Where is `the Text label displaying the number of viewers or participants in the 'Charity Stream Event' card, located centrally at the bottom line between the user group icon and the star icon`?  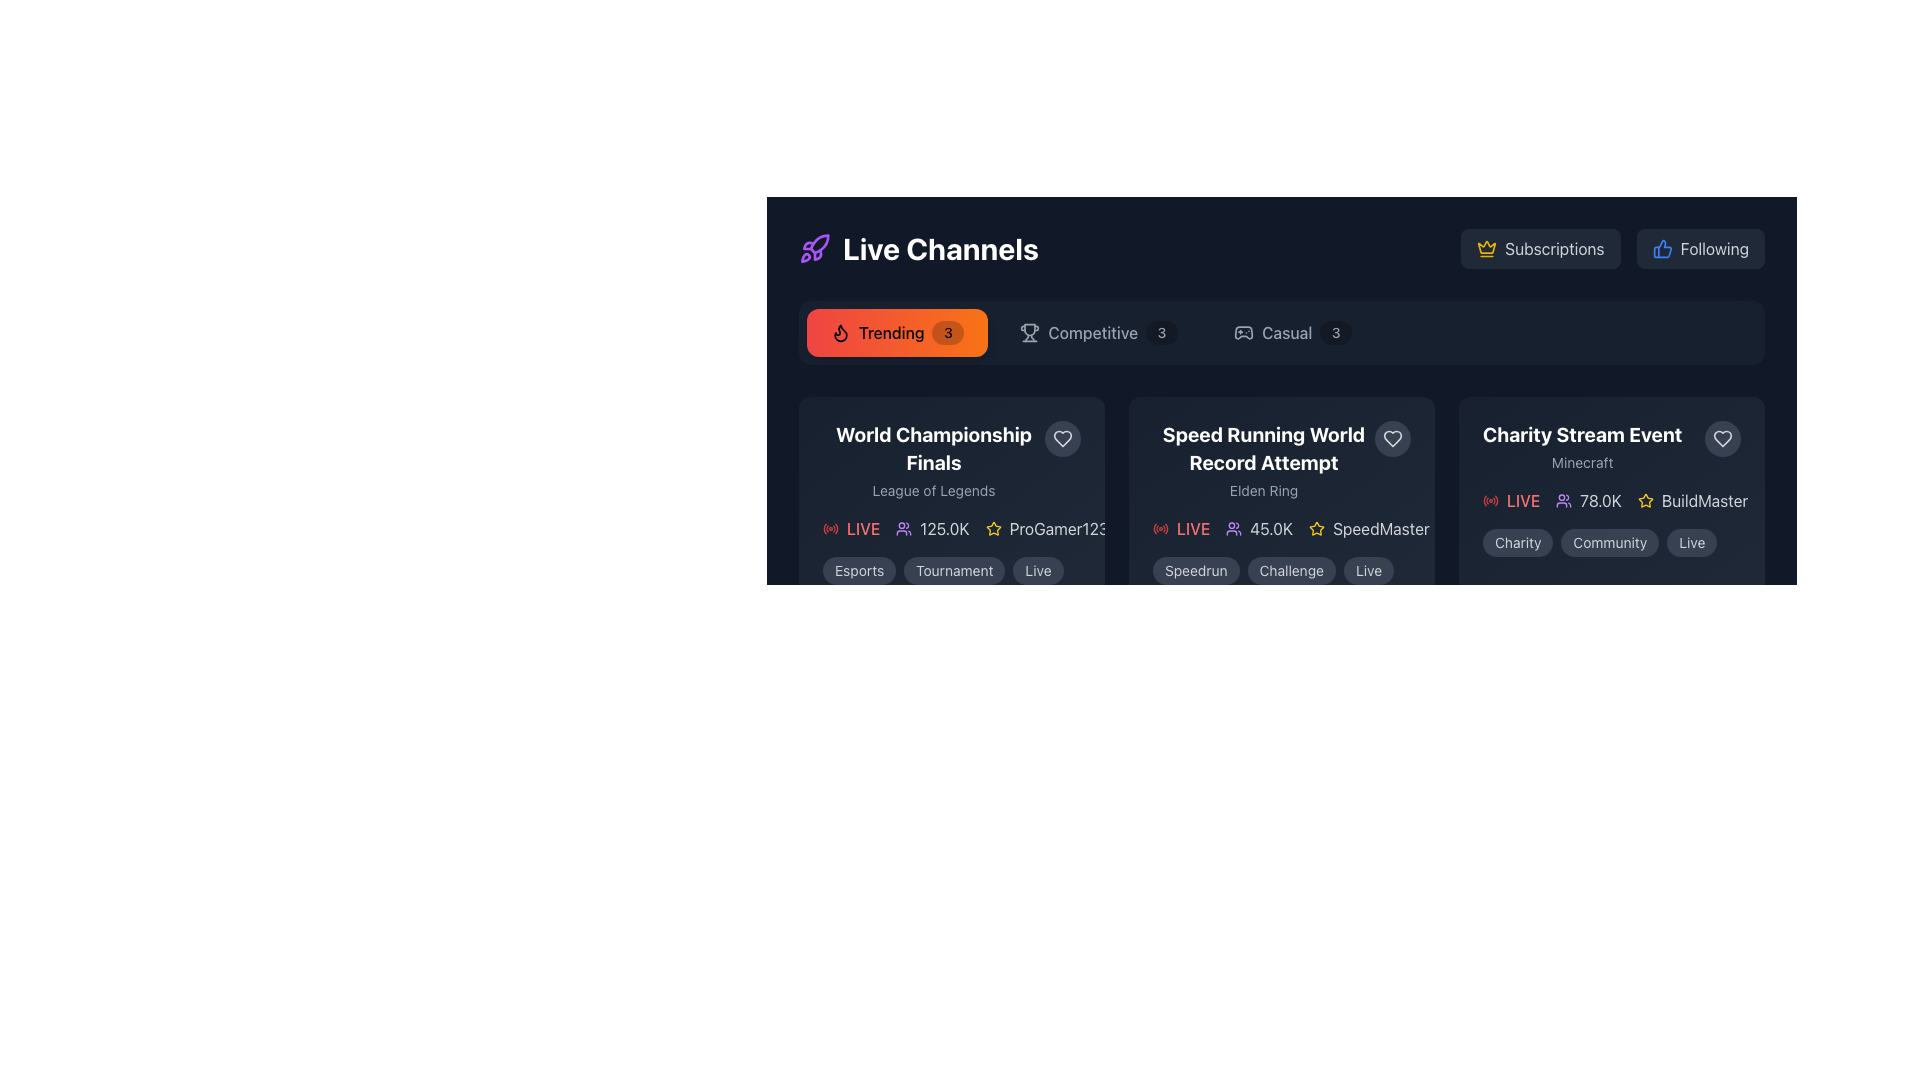
the Text label displaying the number of viewers or participants in the 'Charity Stream Event' card, located centrally at the bottom line between the user group icon and the star icon is located at coordinates (1601, 500).